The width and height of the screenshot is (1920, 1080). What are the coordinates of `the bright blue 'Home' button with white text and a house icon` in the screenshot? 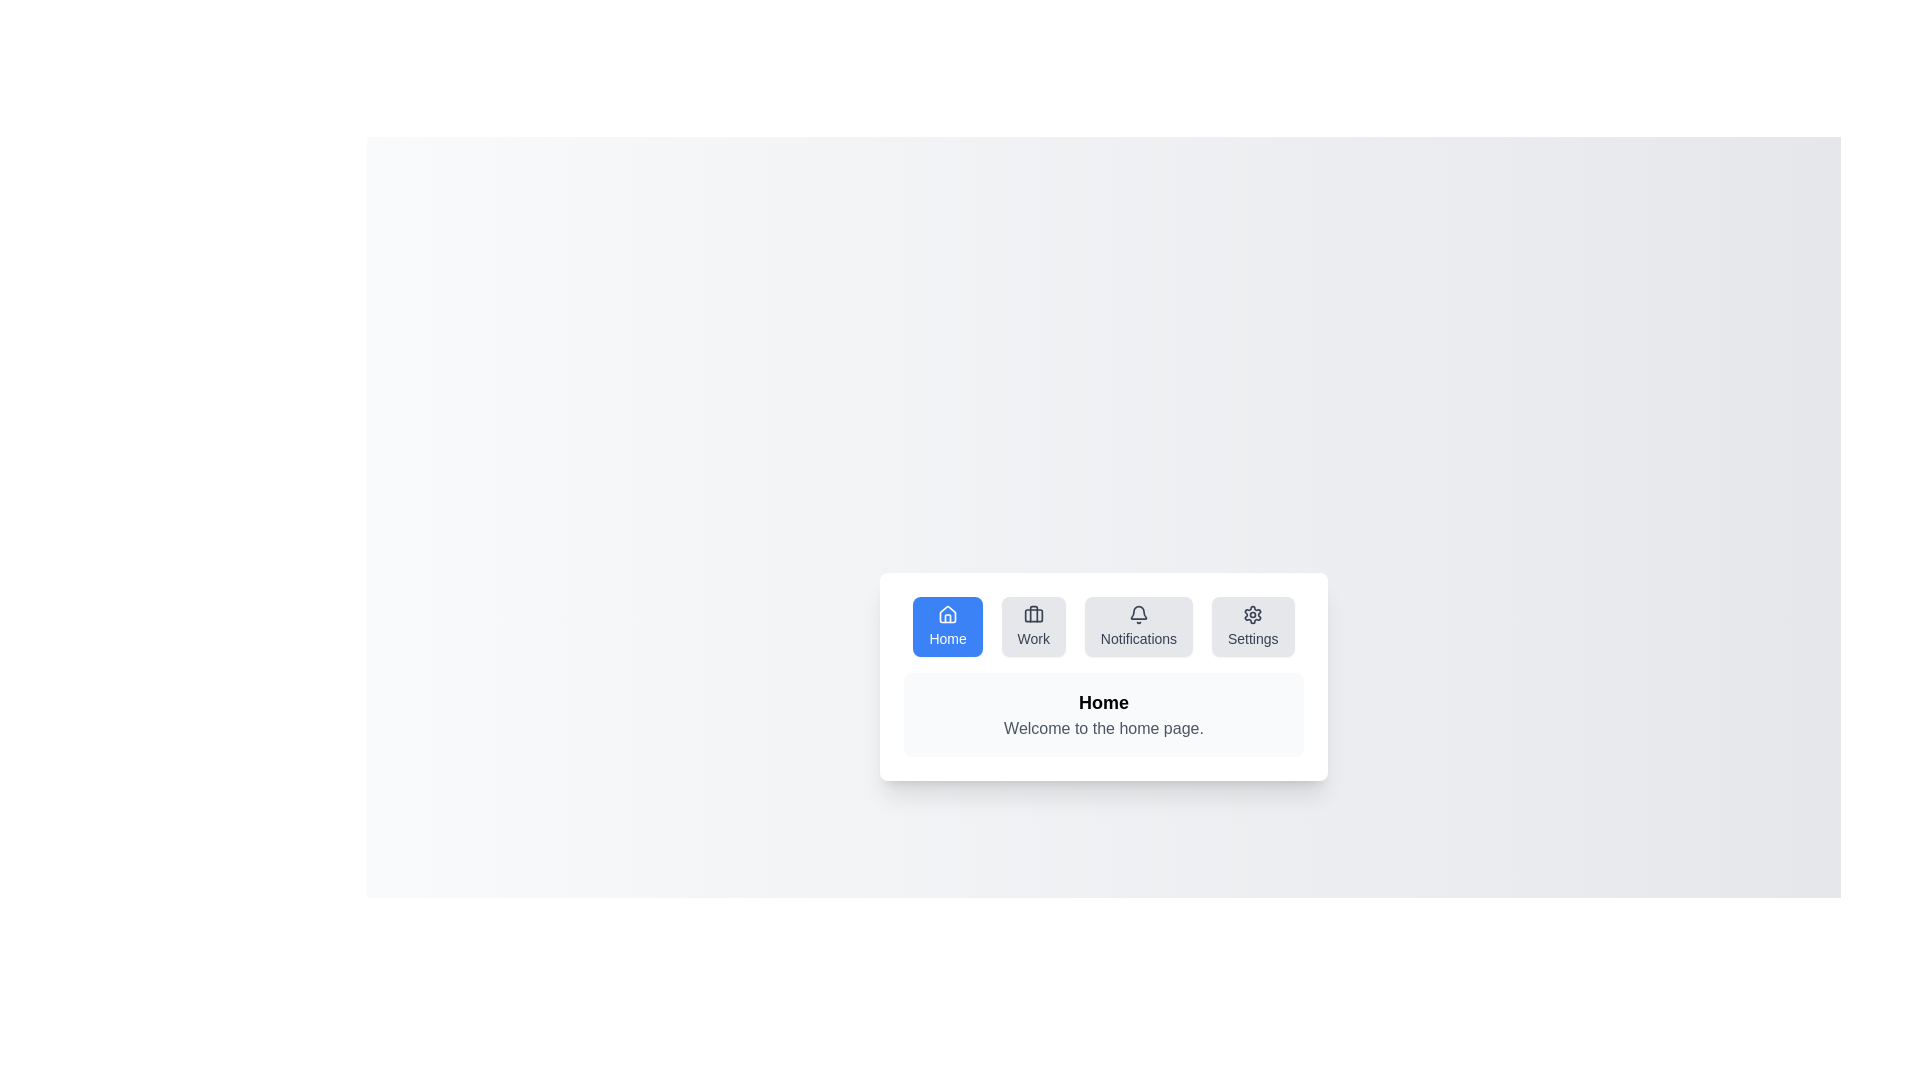 It's located at (947, 626).